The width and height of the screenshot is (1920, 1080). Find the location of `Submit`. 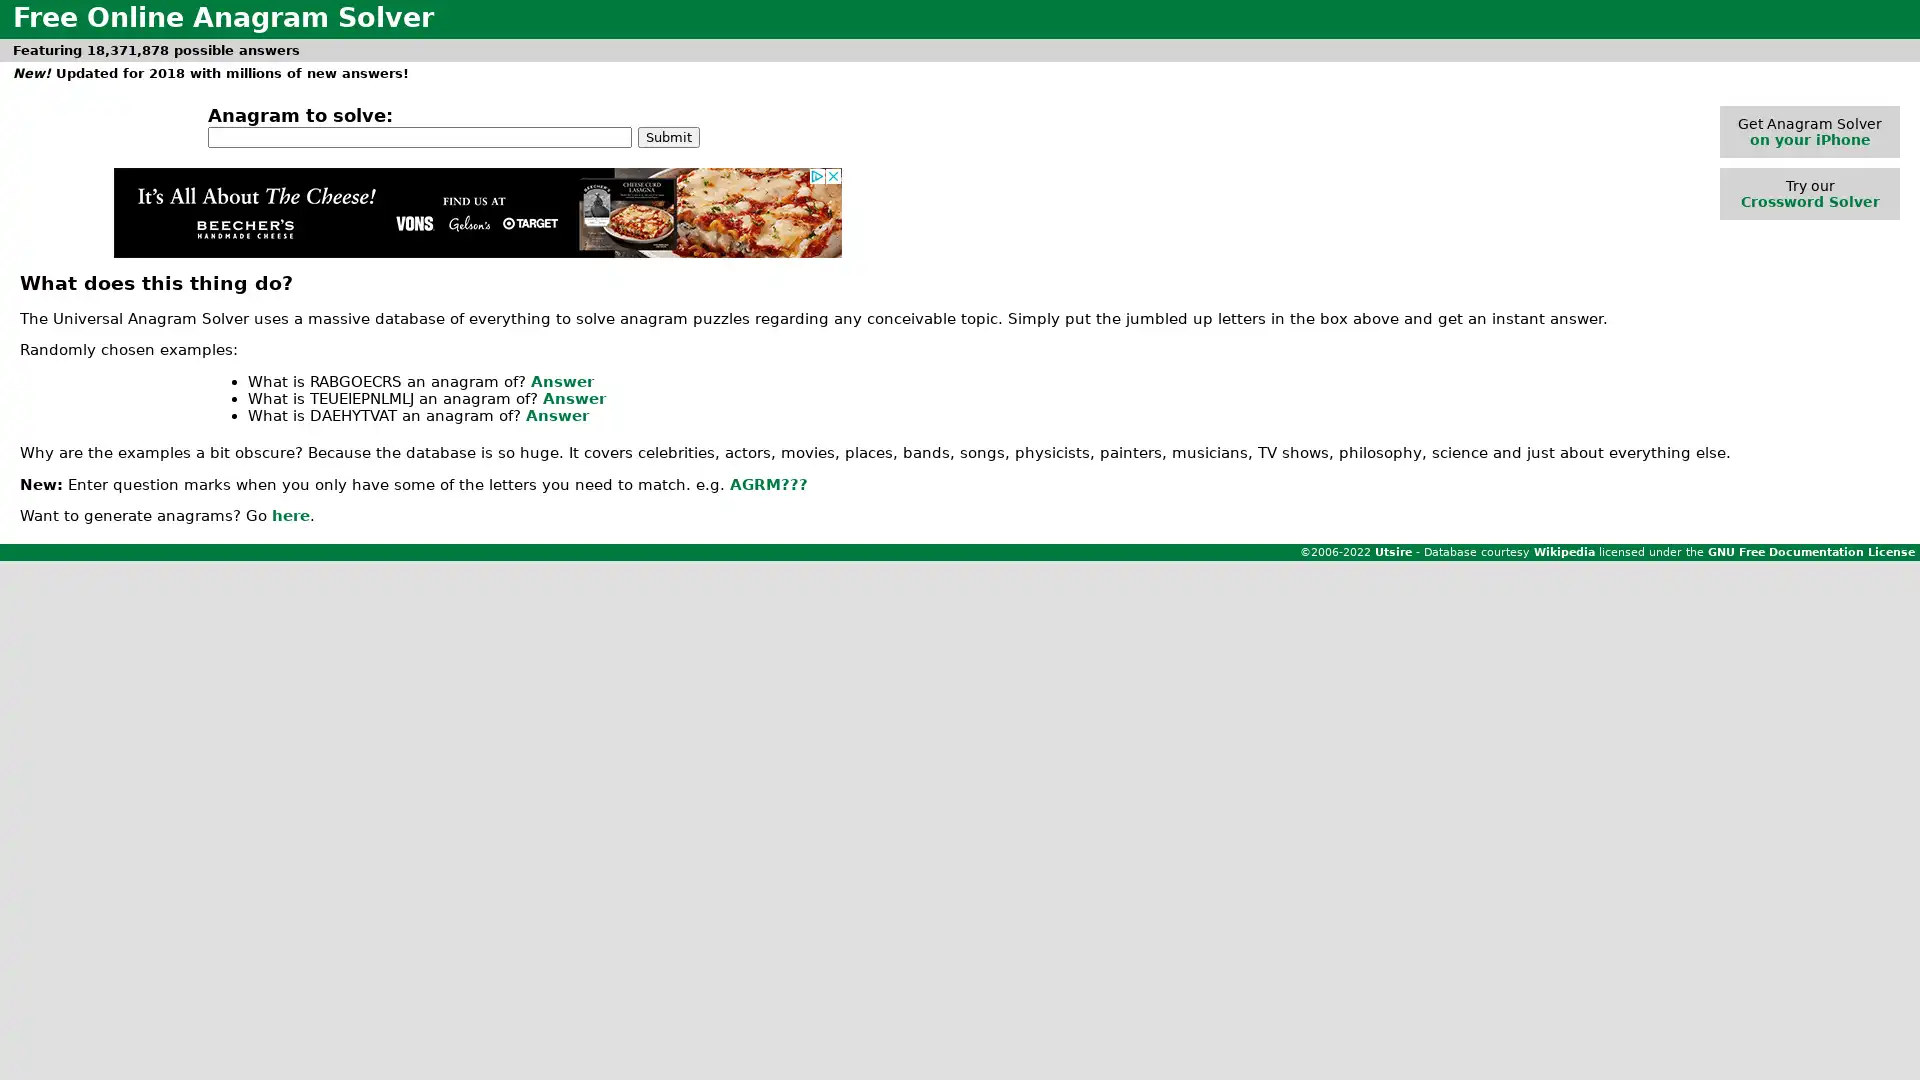

Submit is located at coordinates (668, 135).